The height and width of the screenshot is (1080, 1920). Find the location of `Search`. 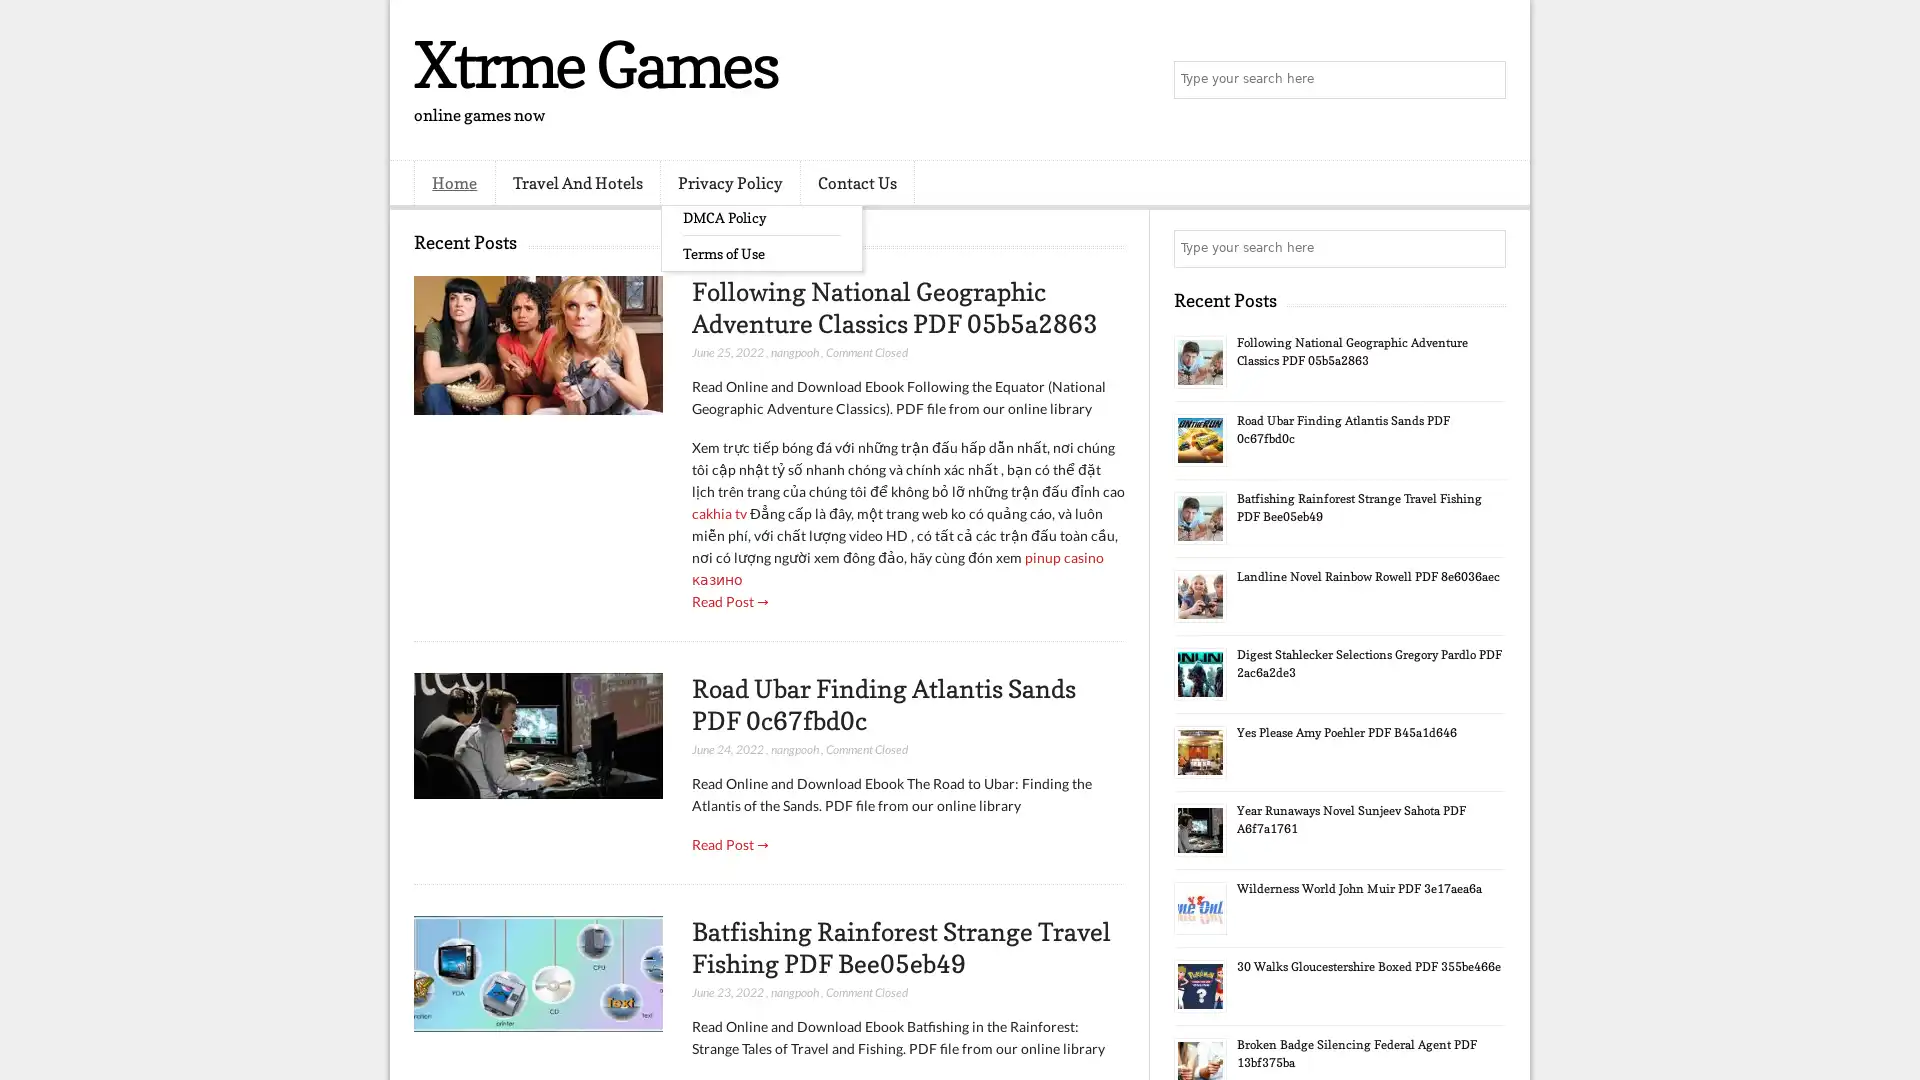

Search is located at coordinates (1485, 248).